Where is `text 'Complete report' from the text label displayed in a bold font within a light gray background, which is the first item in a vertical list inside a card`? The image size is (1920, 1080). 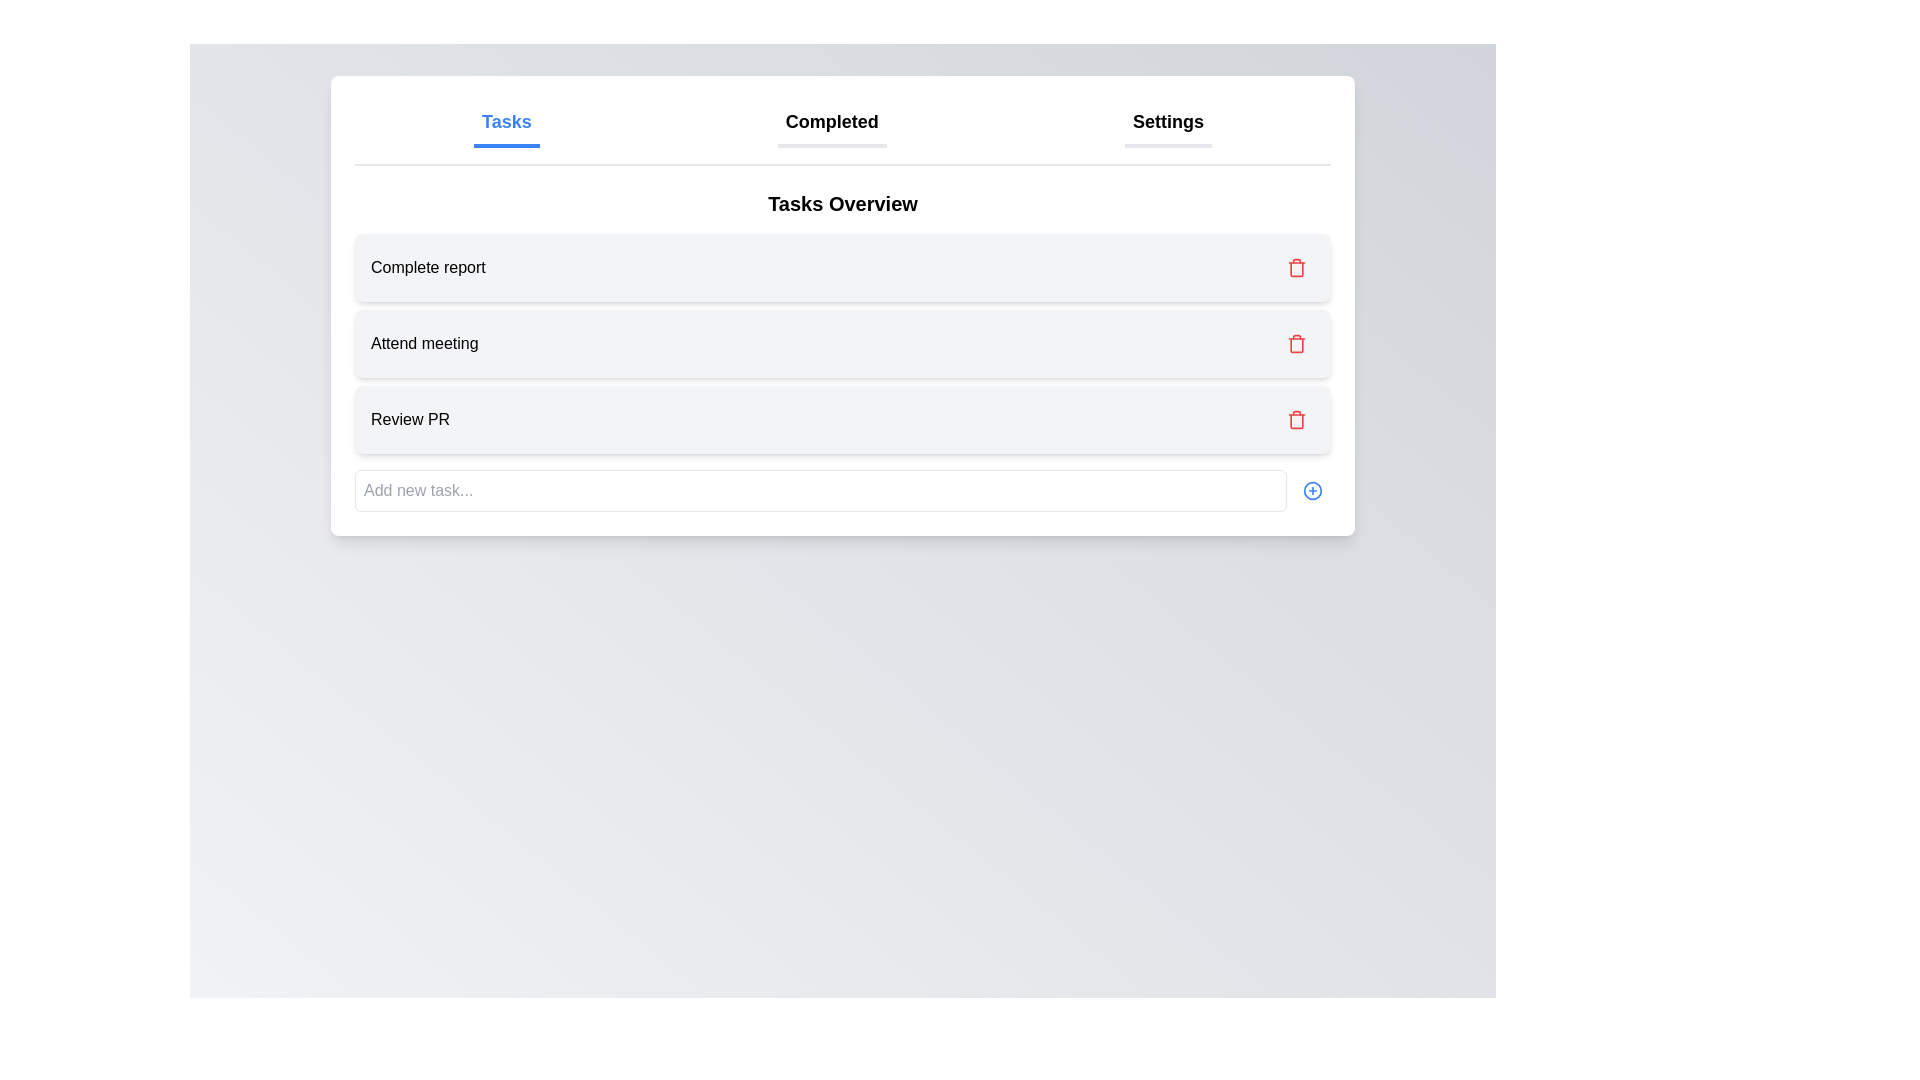 text 'Complete report' from the text label displayed in a bold font within a light gray background, which is the first item in a vertical list inside a card is located at coordinates (427, 266).